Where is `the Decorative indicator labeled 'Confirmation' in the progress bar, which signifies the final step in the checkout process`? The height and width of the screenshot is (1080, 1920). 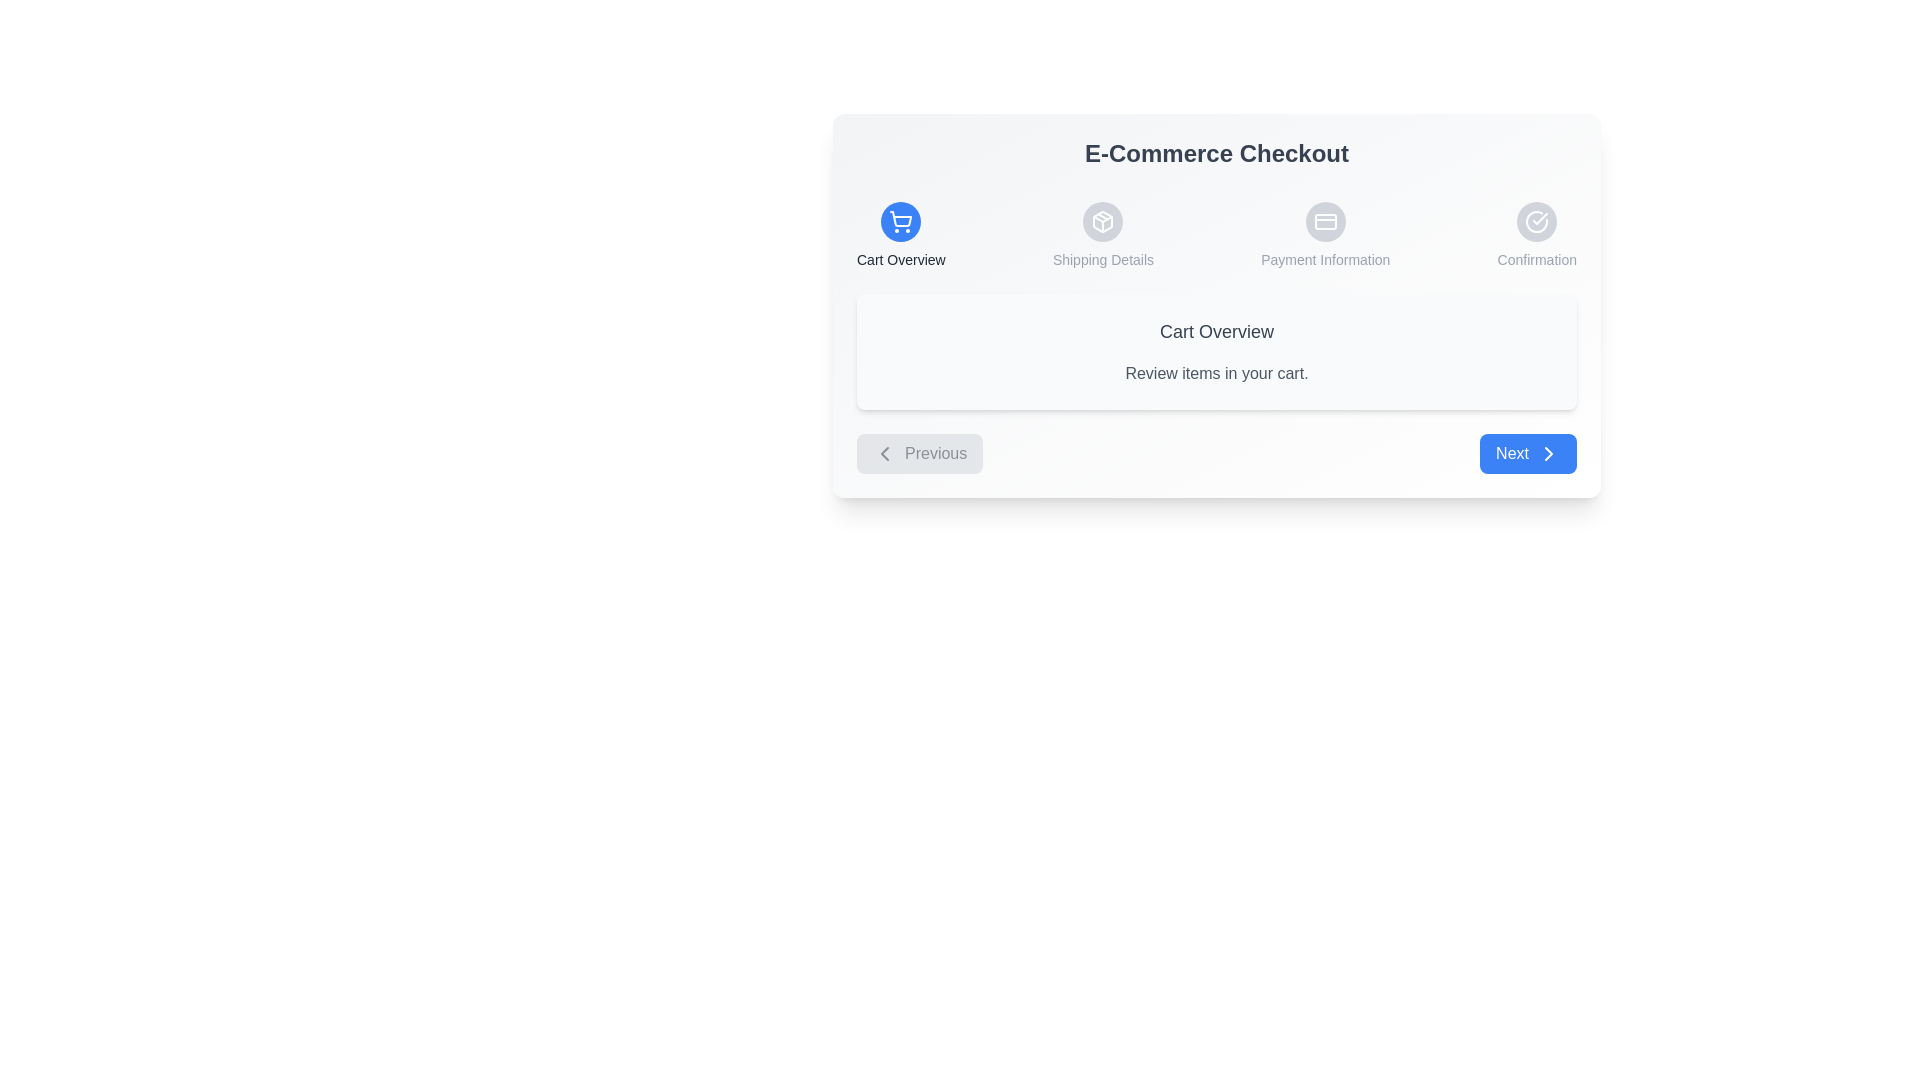
the Decorative indicator labeled 'Confirmation' in the progress bar, which signifies the final step in the checkout process is located at coordinates (1536, 222).